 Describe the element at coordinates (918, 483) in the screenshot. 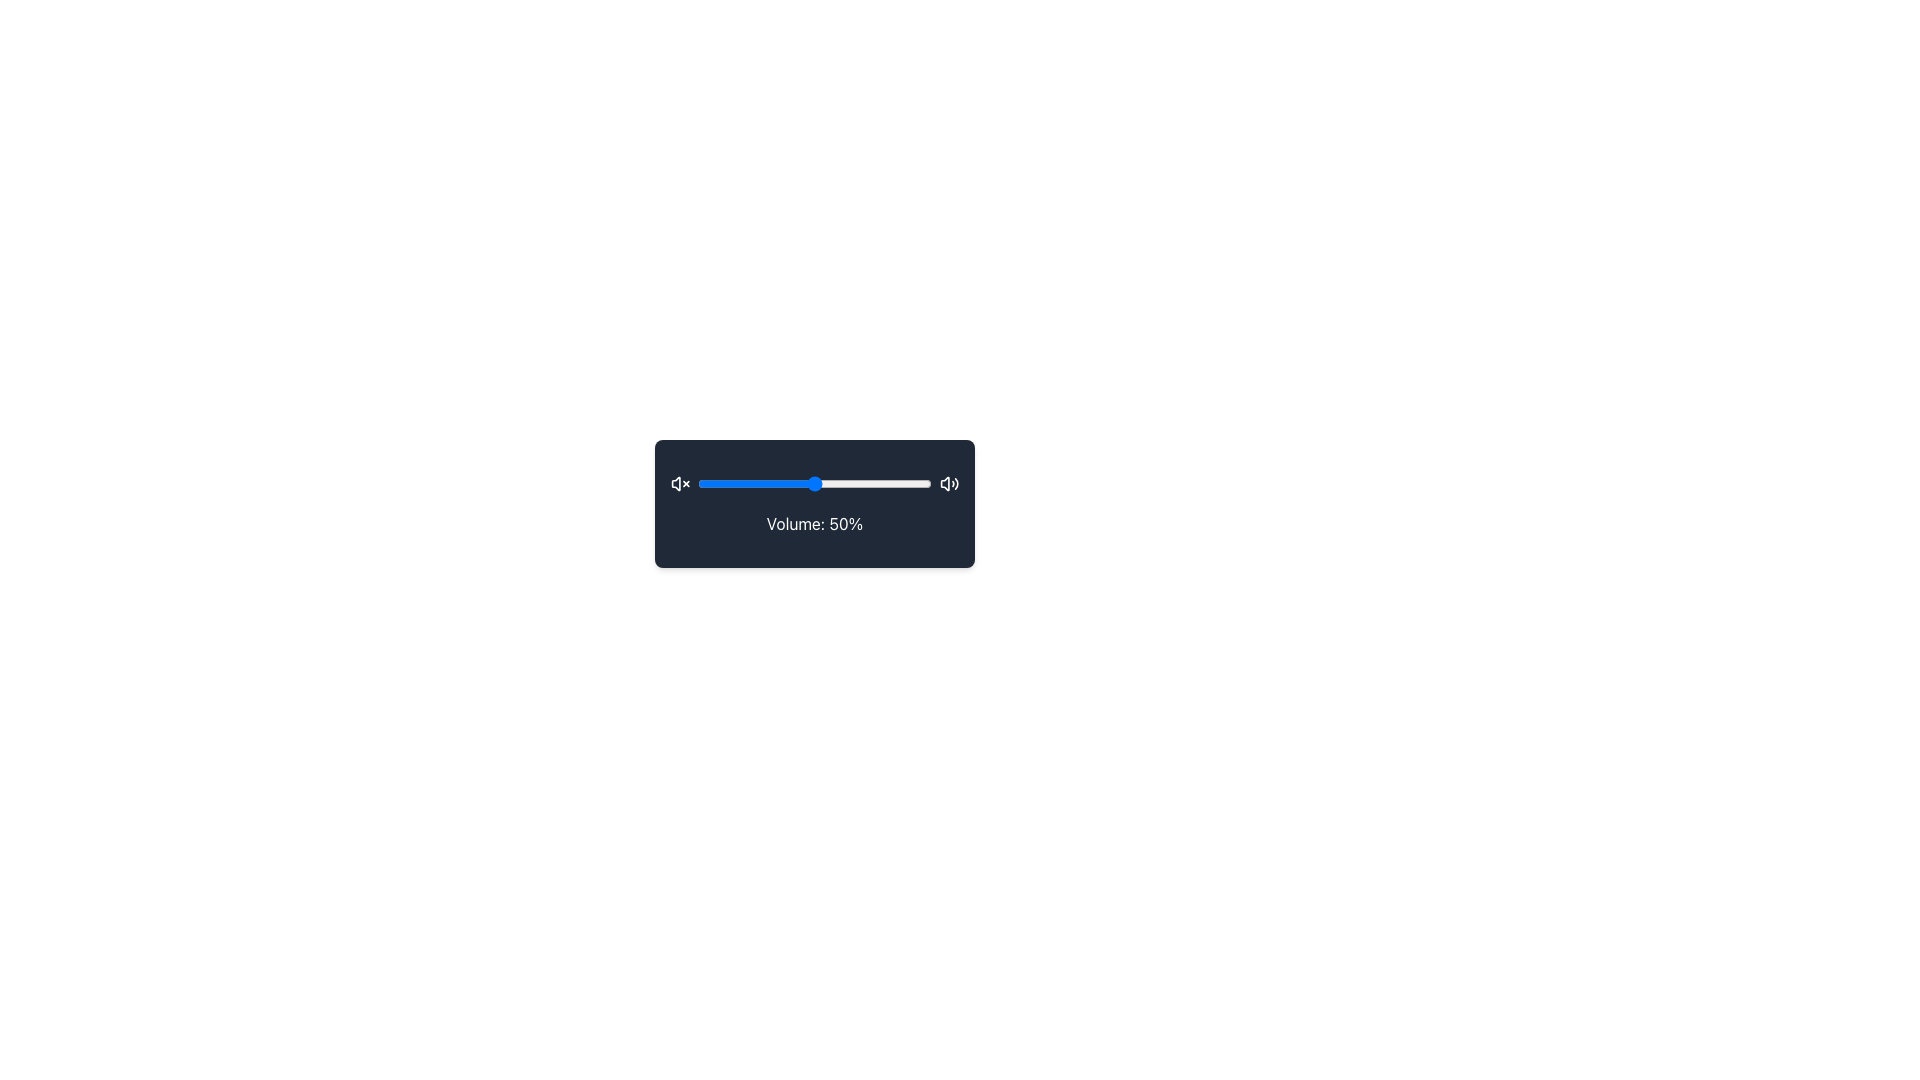

I see `the volume` at that location.